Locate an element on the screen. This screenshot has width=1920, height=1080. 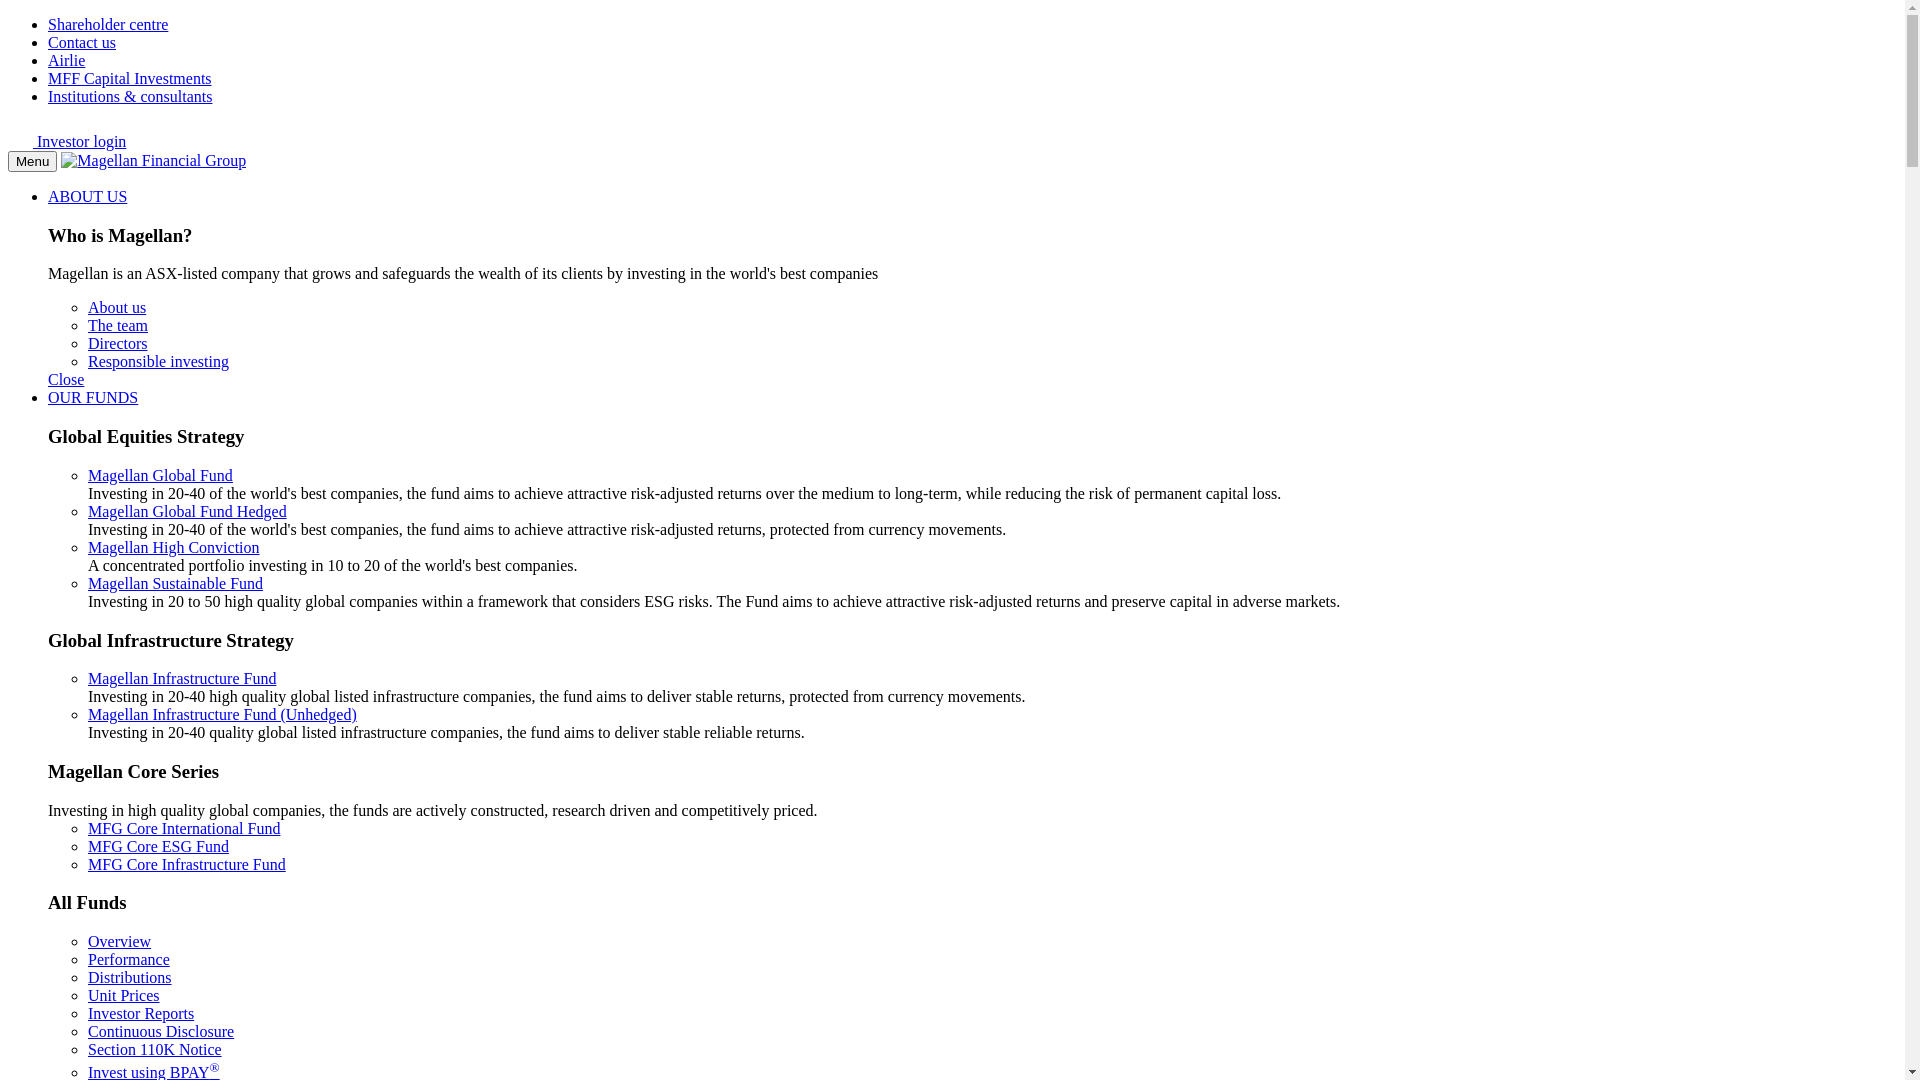
'Magellan Global Fund' is located at coordinates (160, 475).